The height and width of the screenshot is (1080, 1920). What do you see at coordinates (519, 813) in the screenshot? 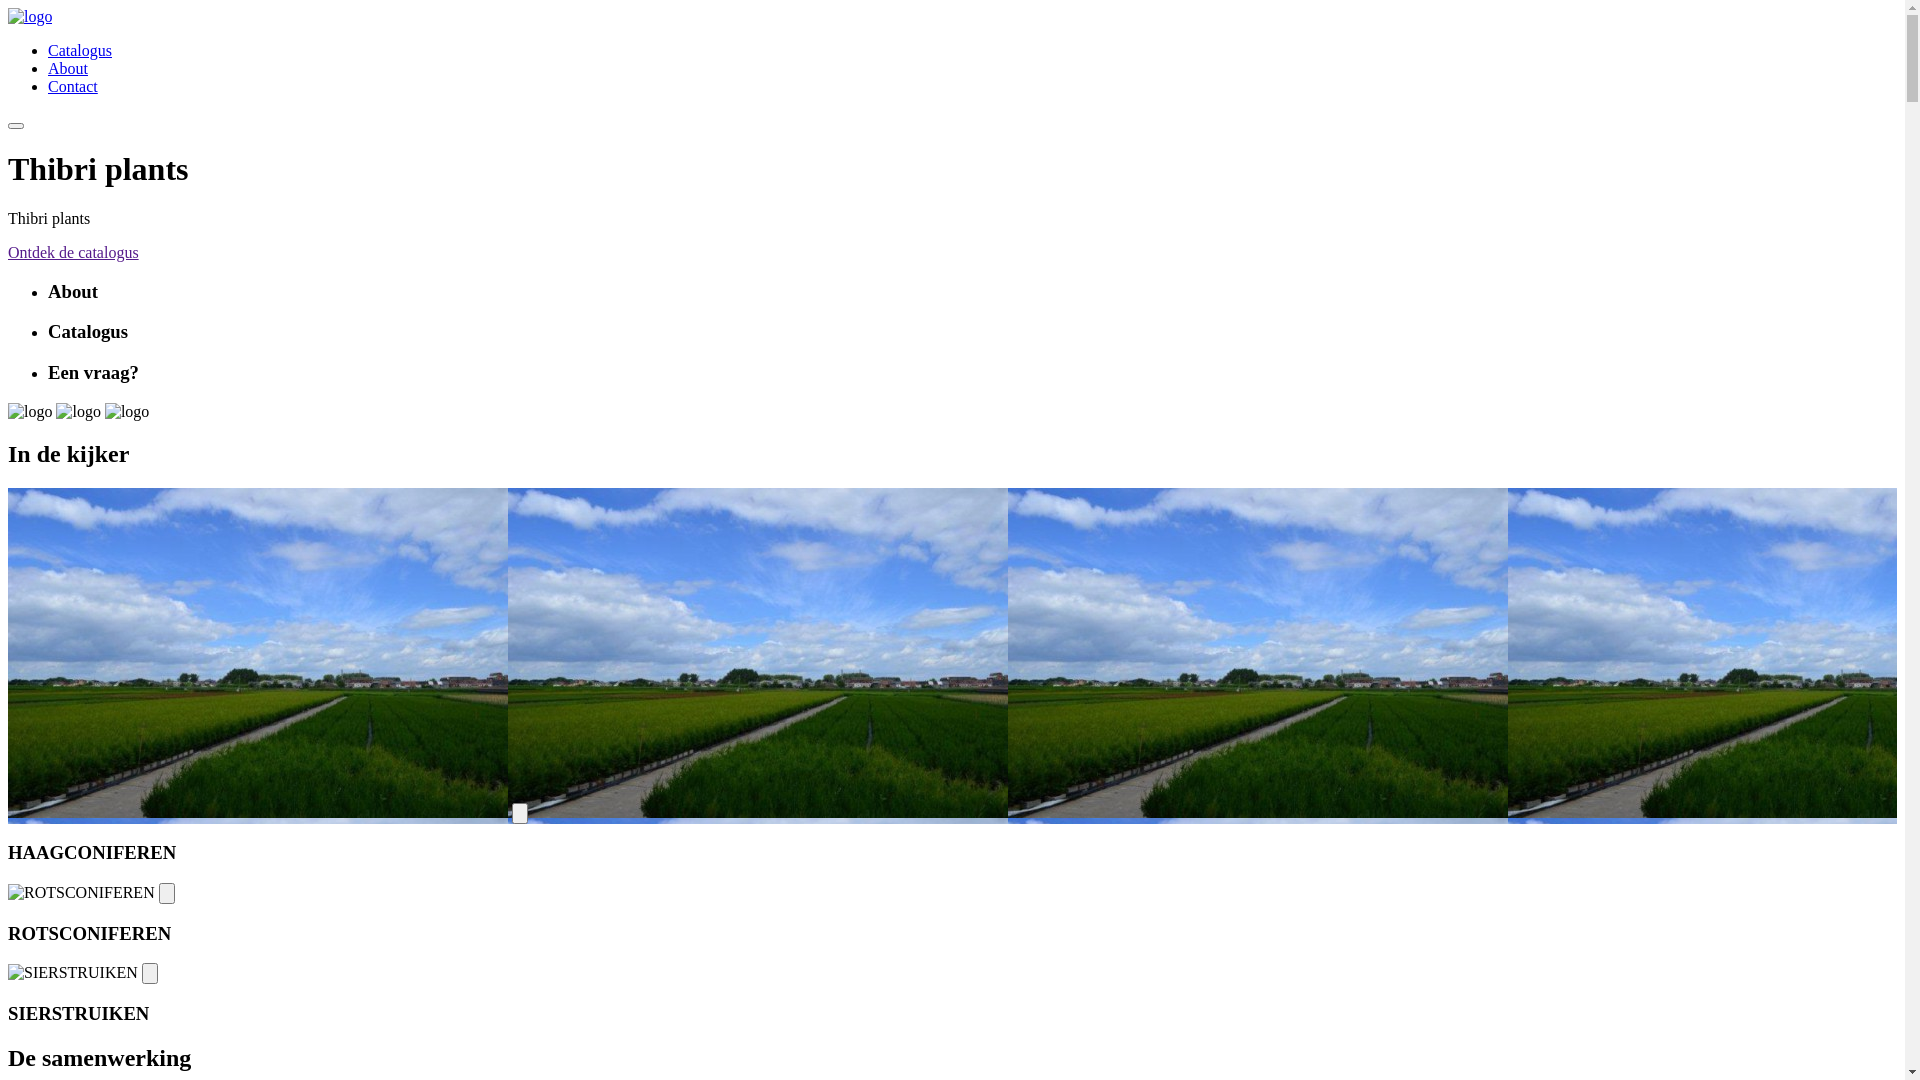
I see `'arrow-right'` at bounding box center [519, 813].